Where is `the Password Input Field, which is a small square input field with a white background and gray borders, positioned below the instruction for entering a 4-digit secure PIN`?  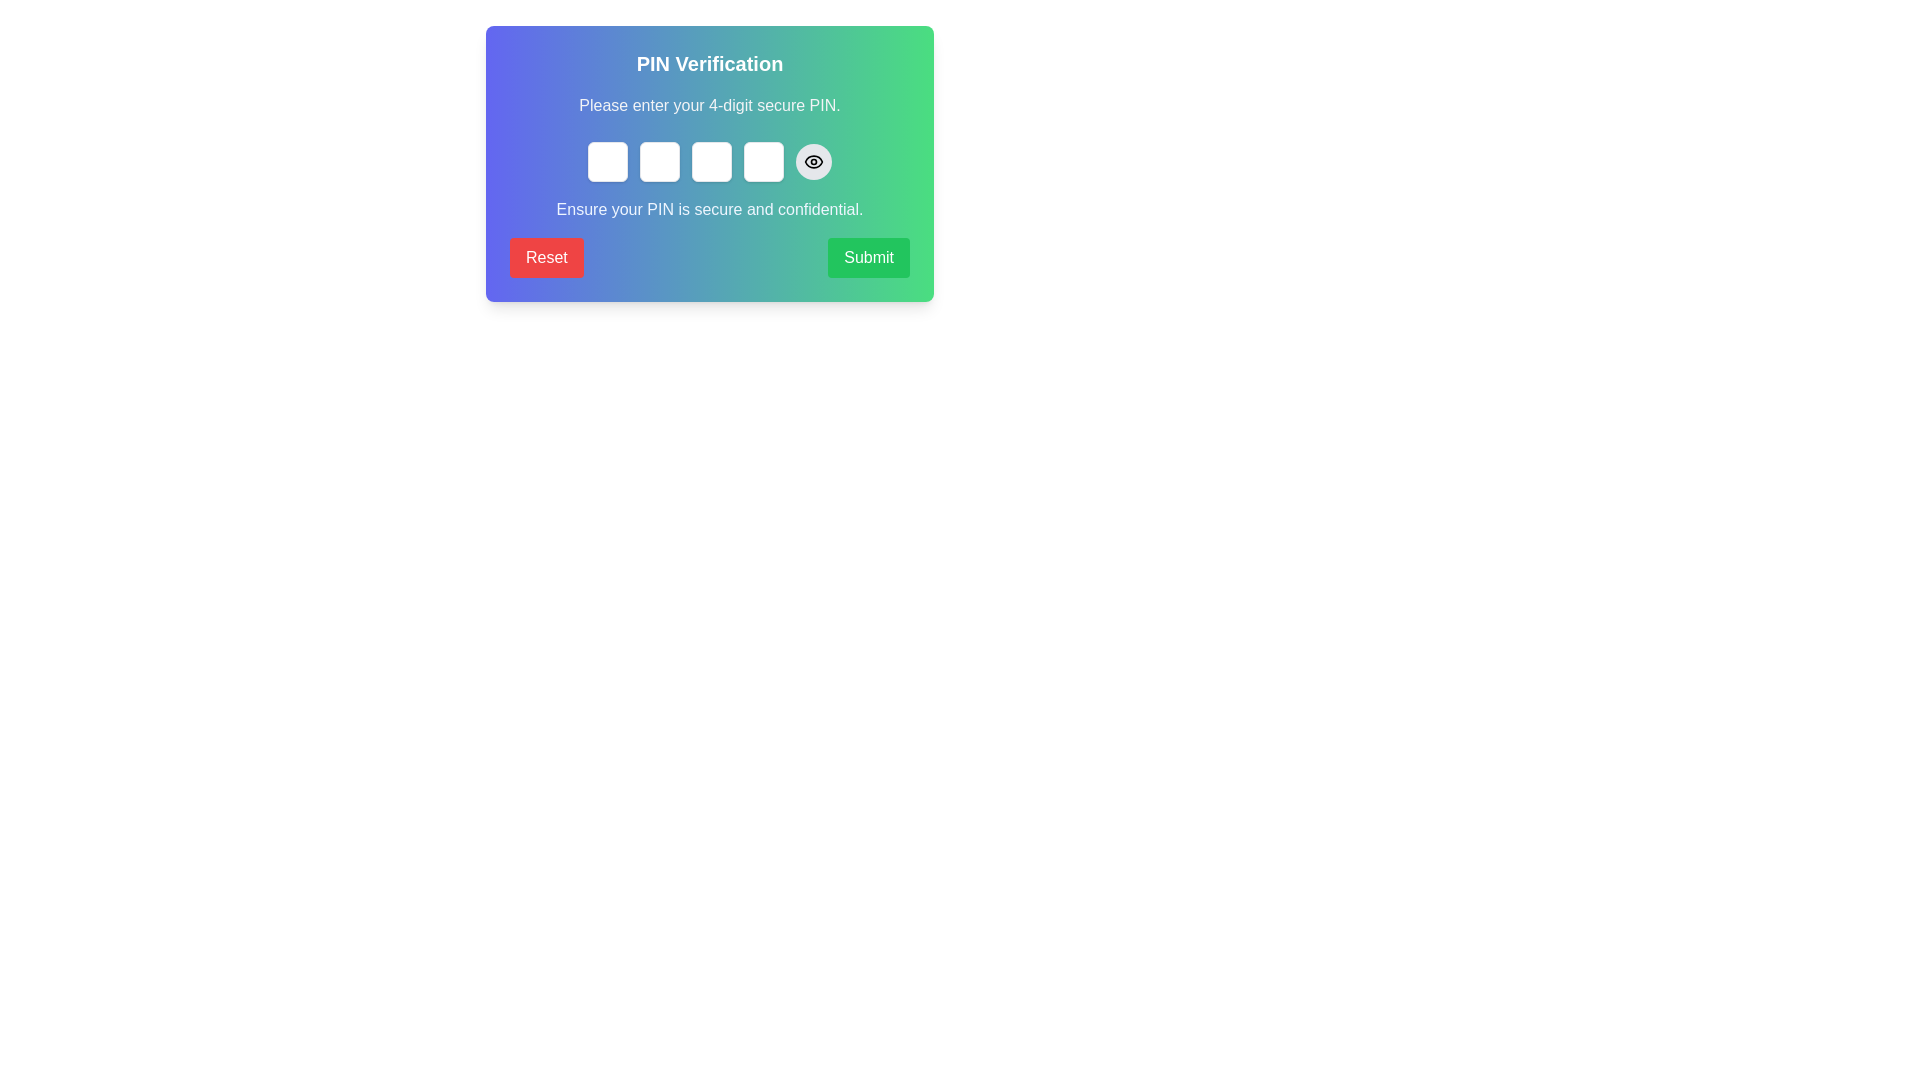
the Password Input Field, which is a small square input field with a white background and gray borders, positioned below the instruction for entering a 4-digit secure PIN is located at coordinates (762, 161).